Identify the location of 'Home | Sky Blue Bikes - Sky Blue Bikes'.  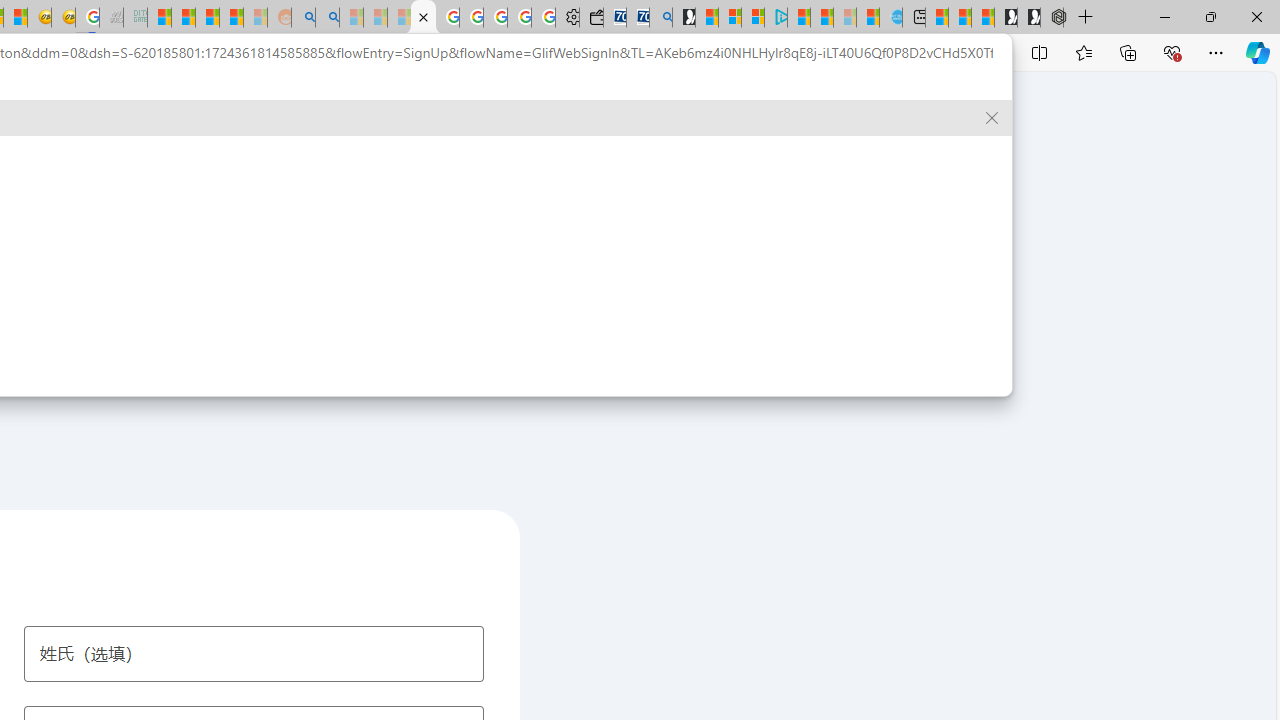
(889, 17).